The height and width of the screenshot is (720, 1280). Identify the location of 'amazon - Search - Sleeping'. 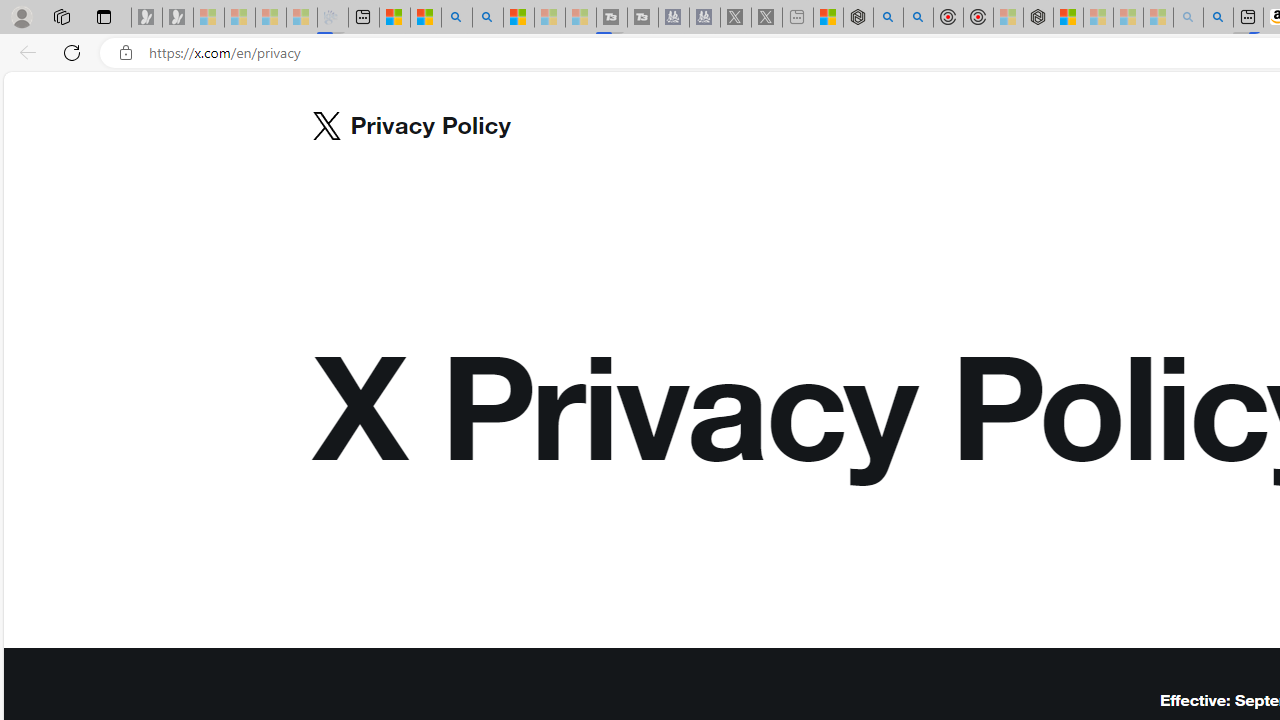
(1188, 17).